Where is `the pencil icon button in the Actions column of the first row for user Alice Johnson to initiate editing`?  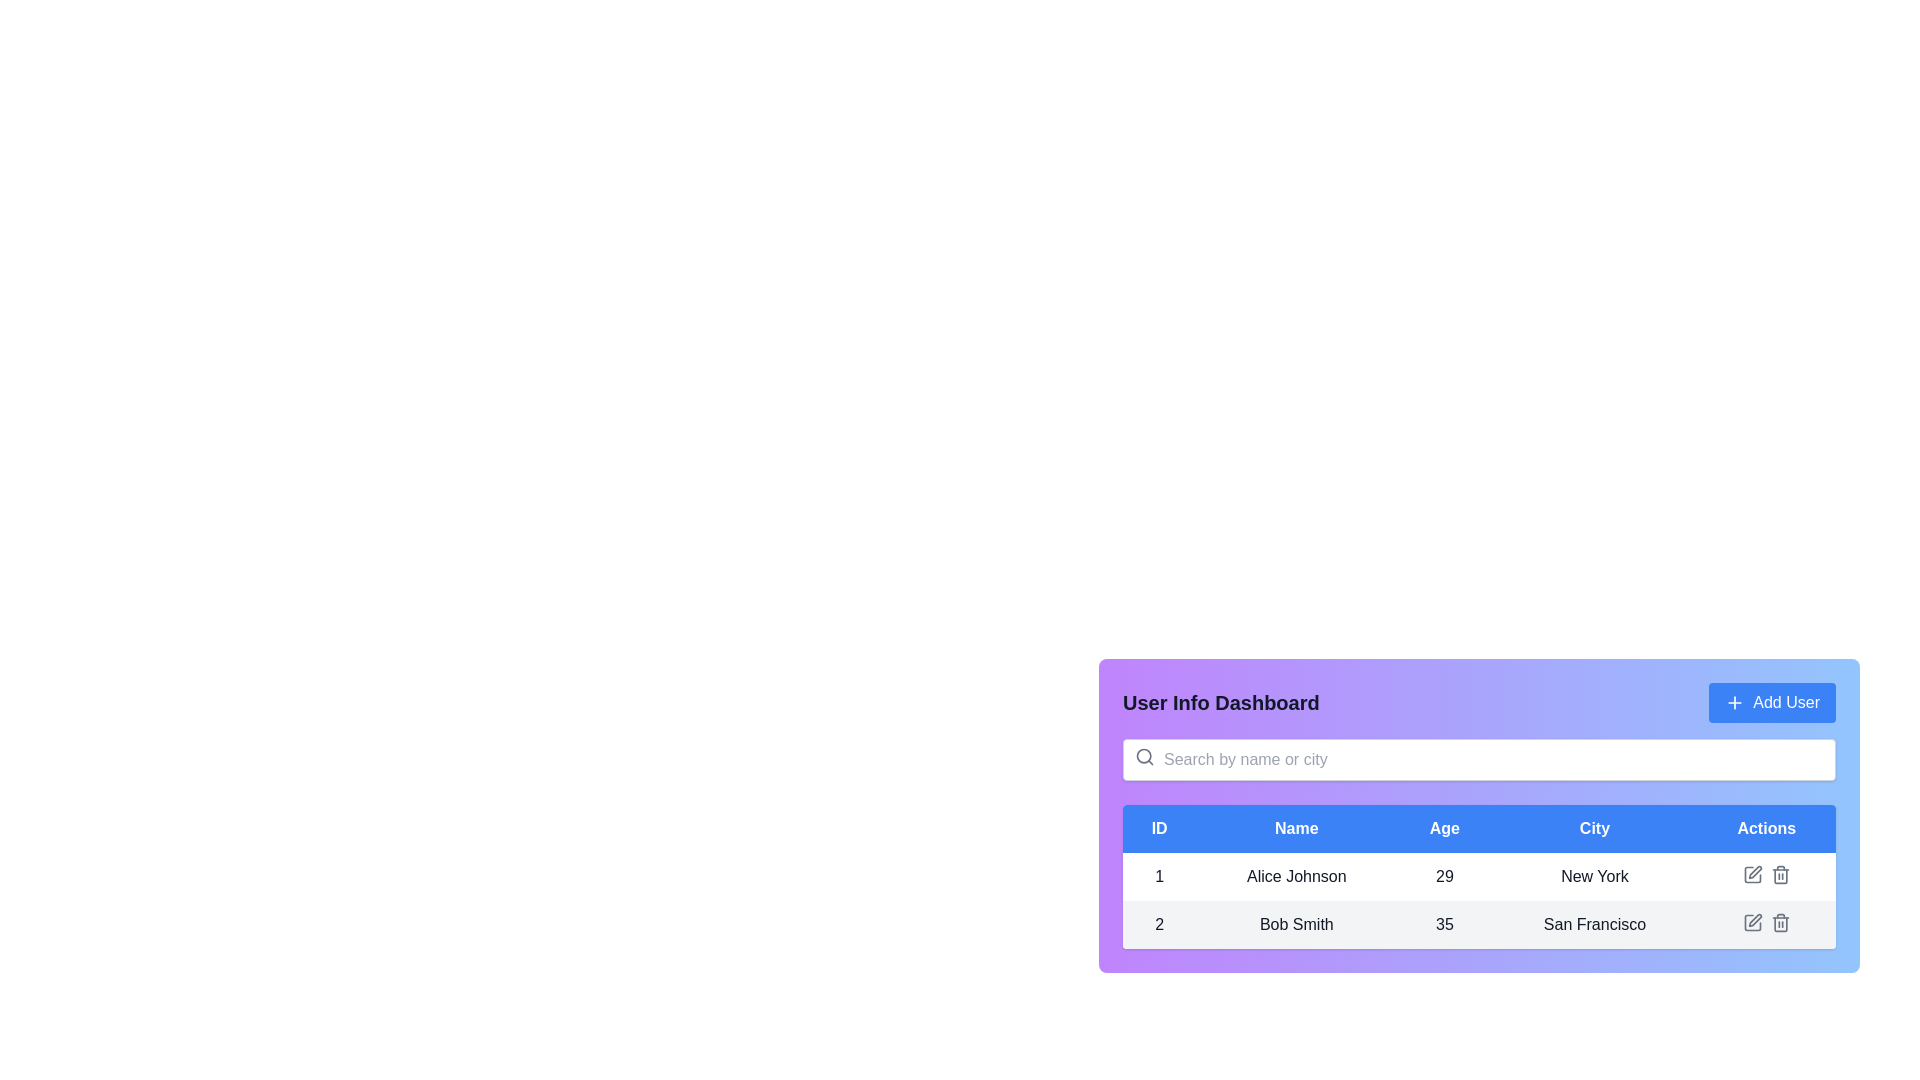 the pencil icon button in the Actions column of the first row for user Alice Johnson to initiate editing is located at coordinates (1751, 874).